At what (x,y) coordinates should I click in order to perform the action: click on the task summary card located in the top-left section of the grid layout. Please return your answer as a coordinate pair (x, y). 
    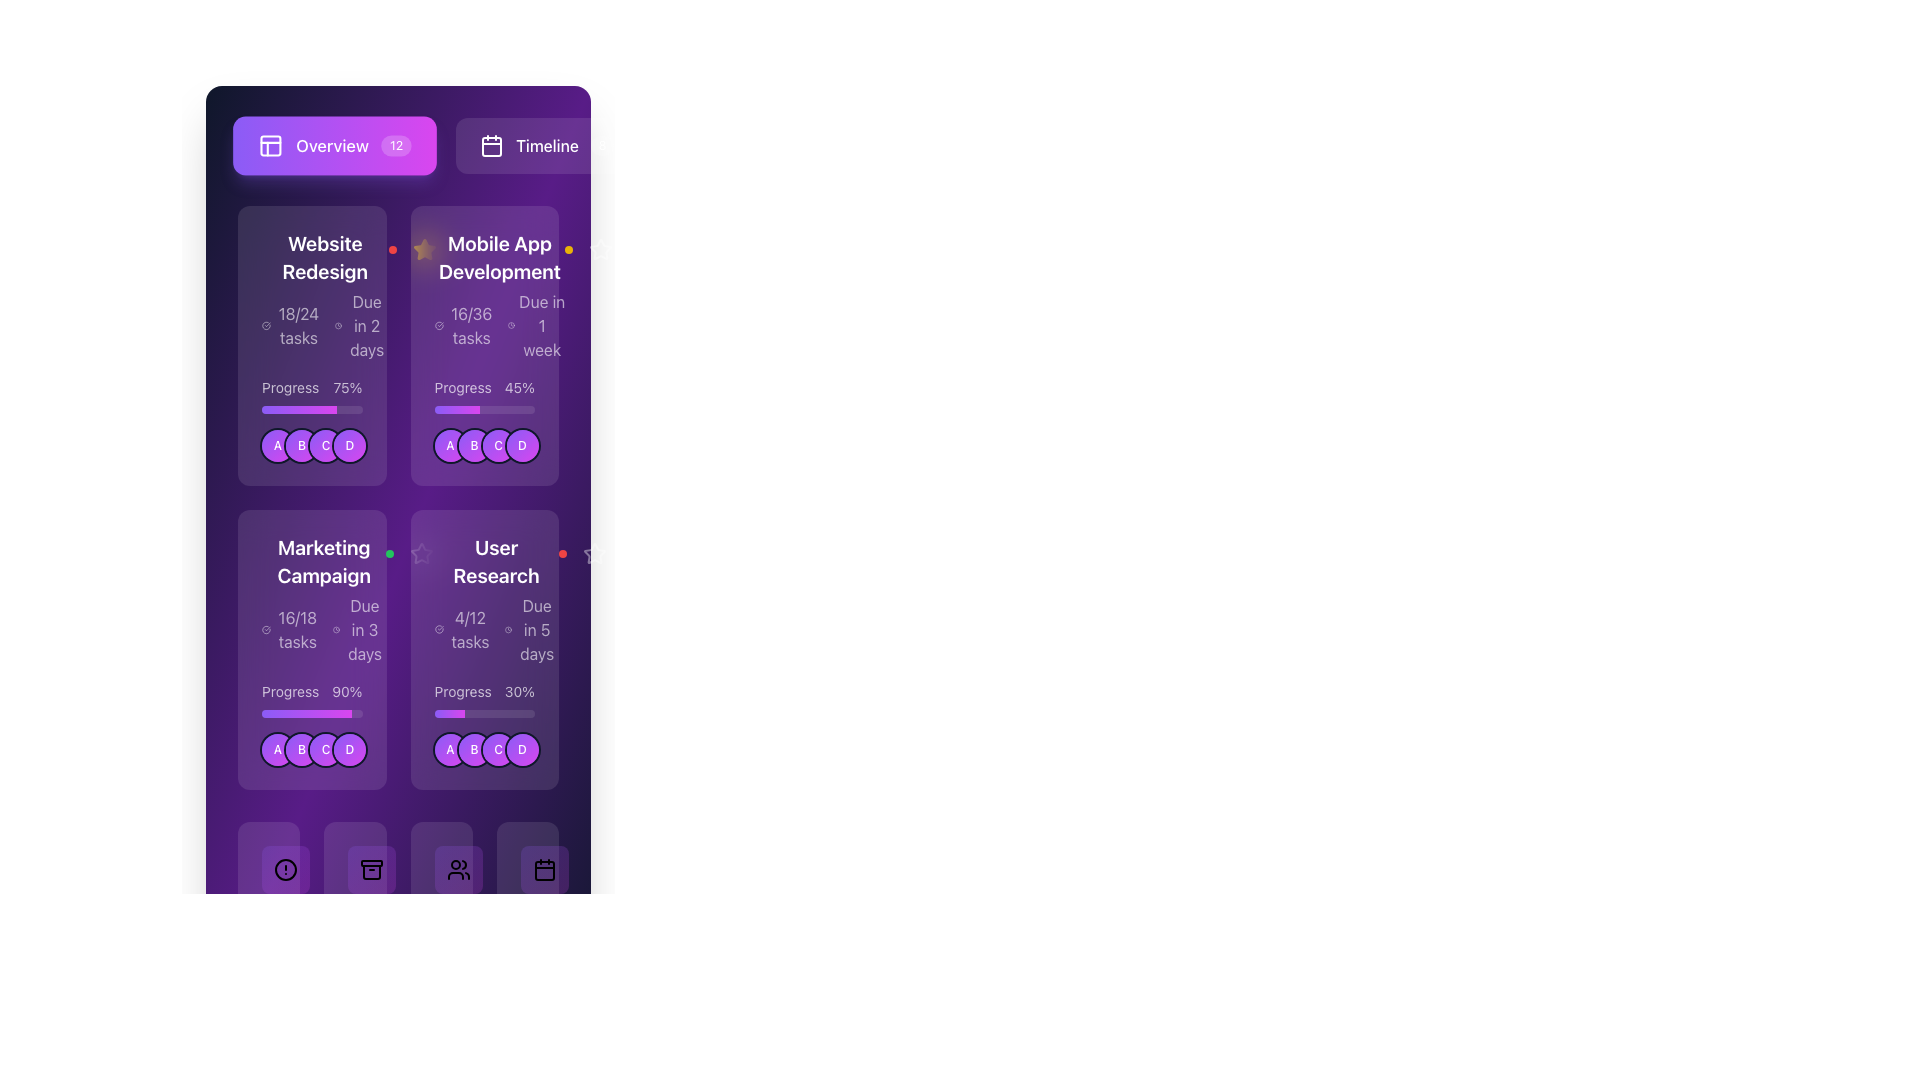
    Looking at the image, I should click on (325, 296).